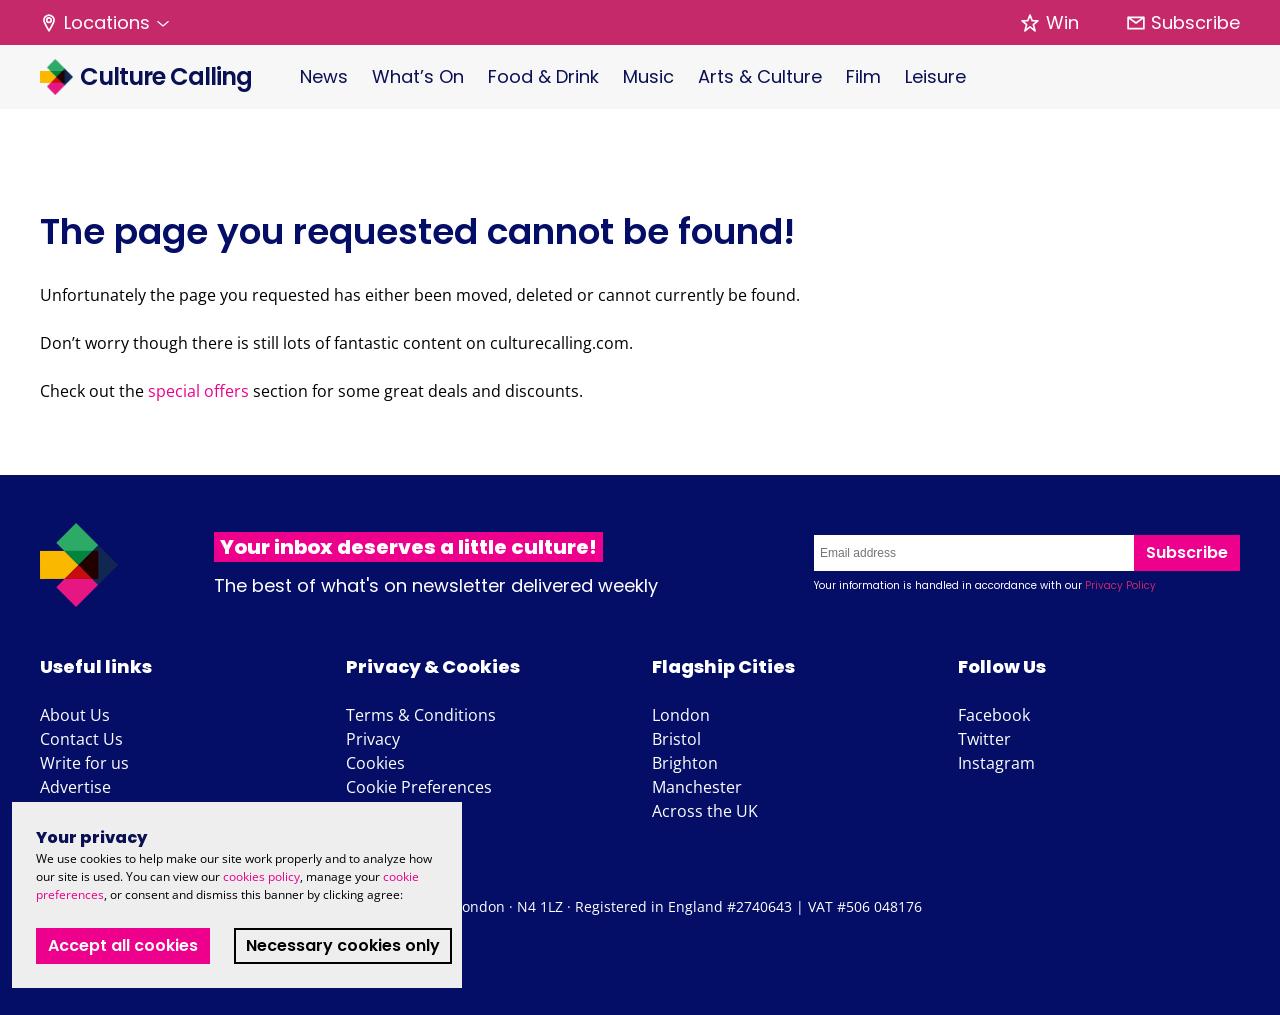 This screenshot has height=1015, width=1280. Describe the element at coordinates (375, 761) in the screenshot. I see `'Cookies'` at that location.